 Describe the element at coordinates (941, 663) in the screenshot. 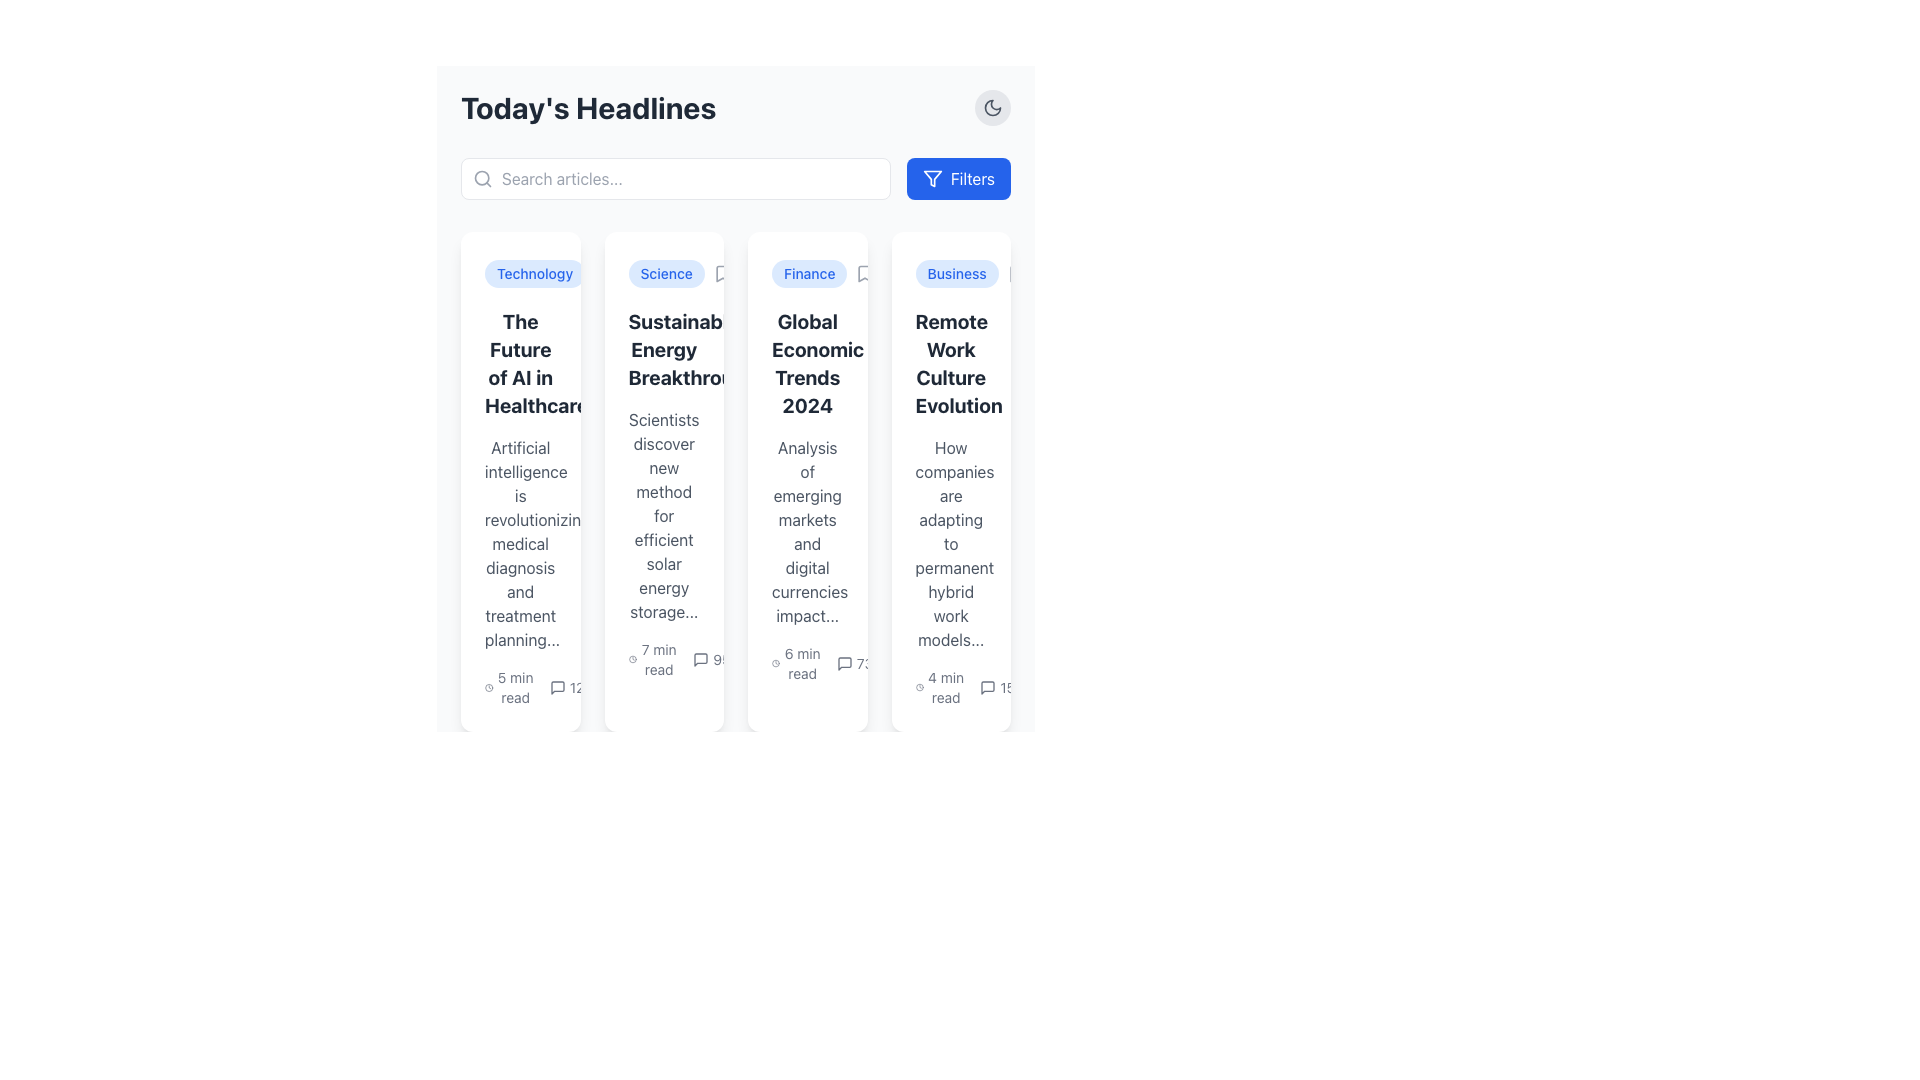

I see `the thumbs-up icon located under the headline 'Remote Work Culture Evolution' next to the numerical text '421'` at that location.